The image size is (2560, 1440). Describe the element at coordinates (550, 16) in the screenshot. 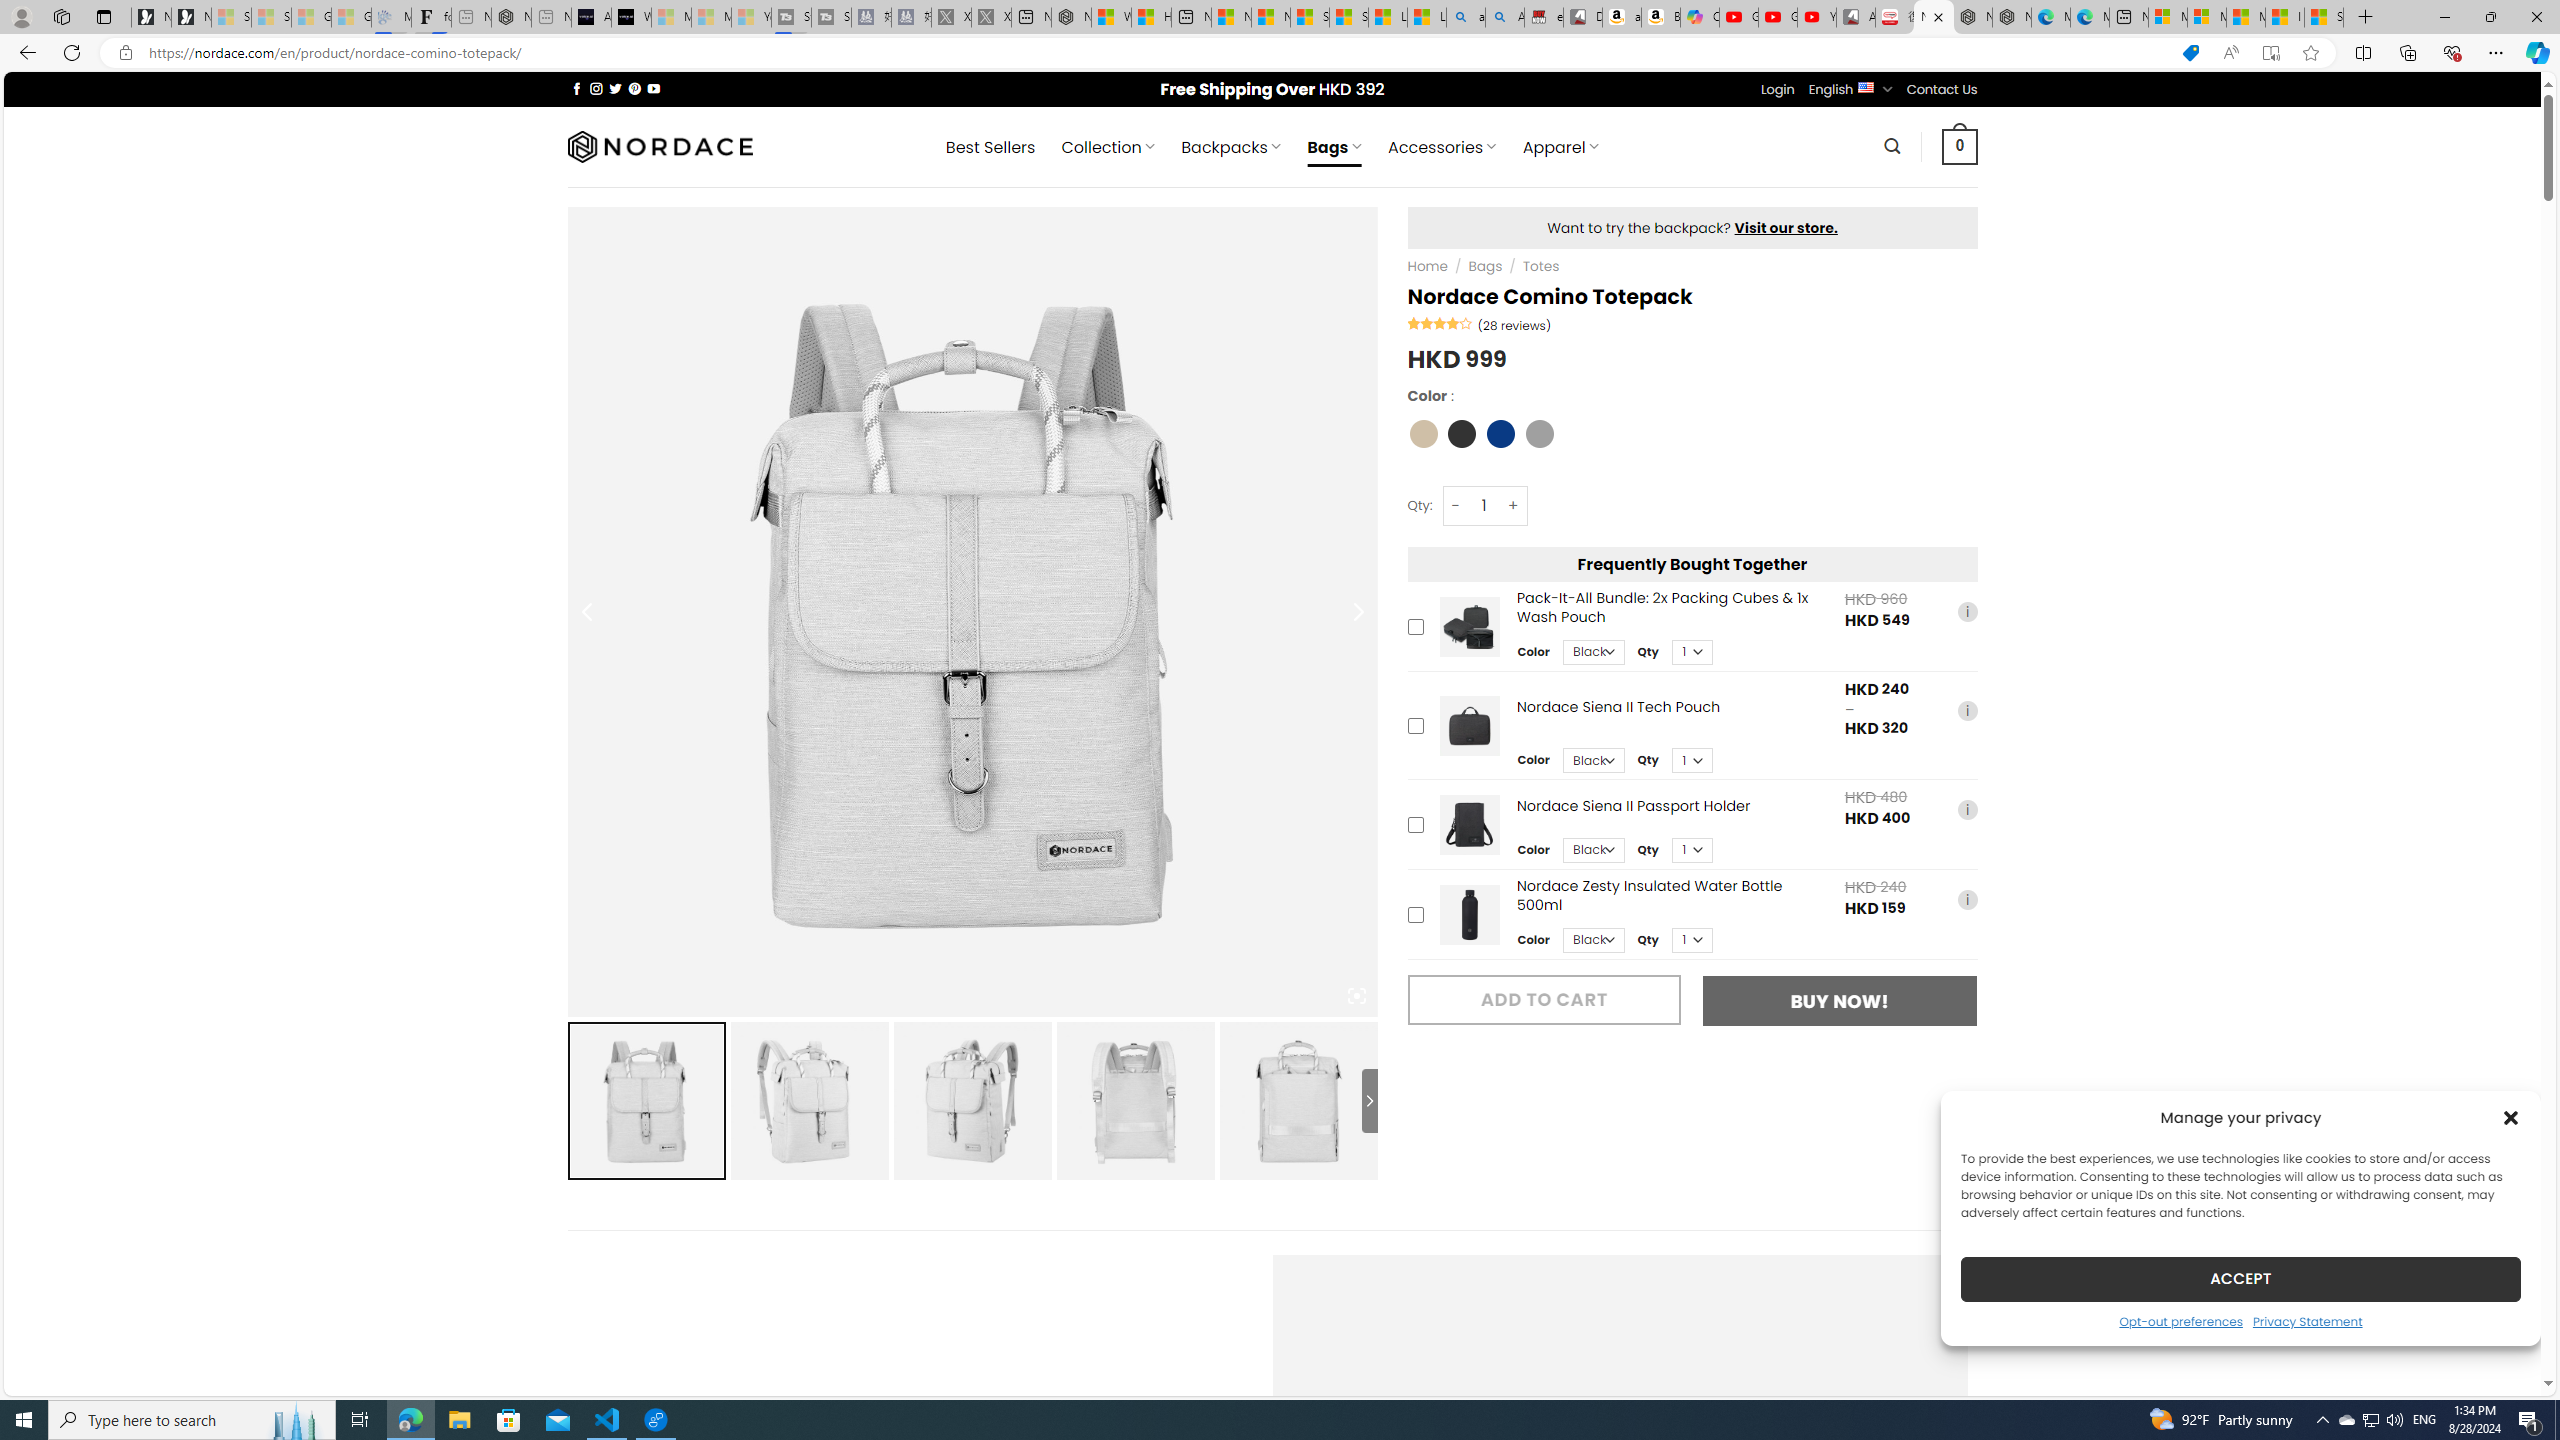

I see `'New tab - Sleeping'` at that location.